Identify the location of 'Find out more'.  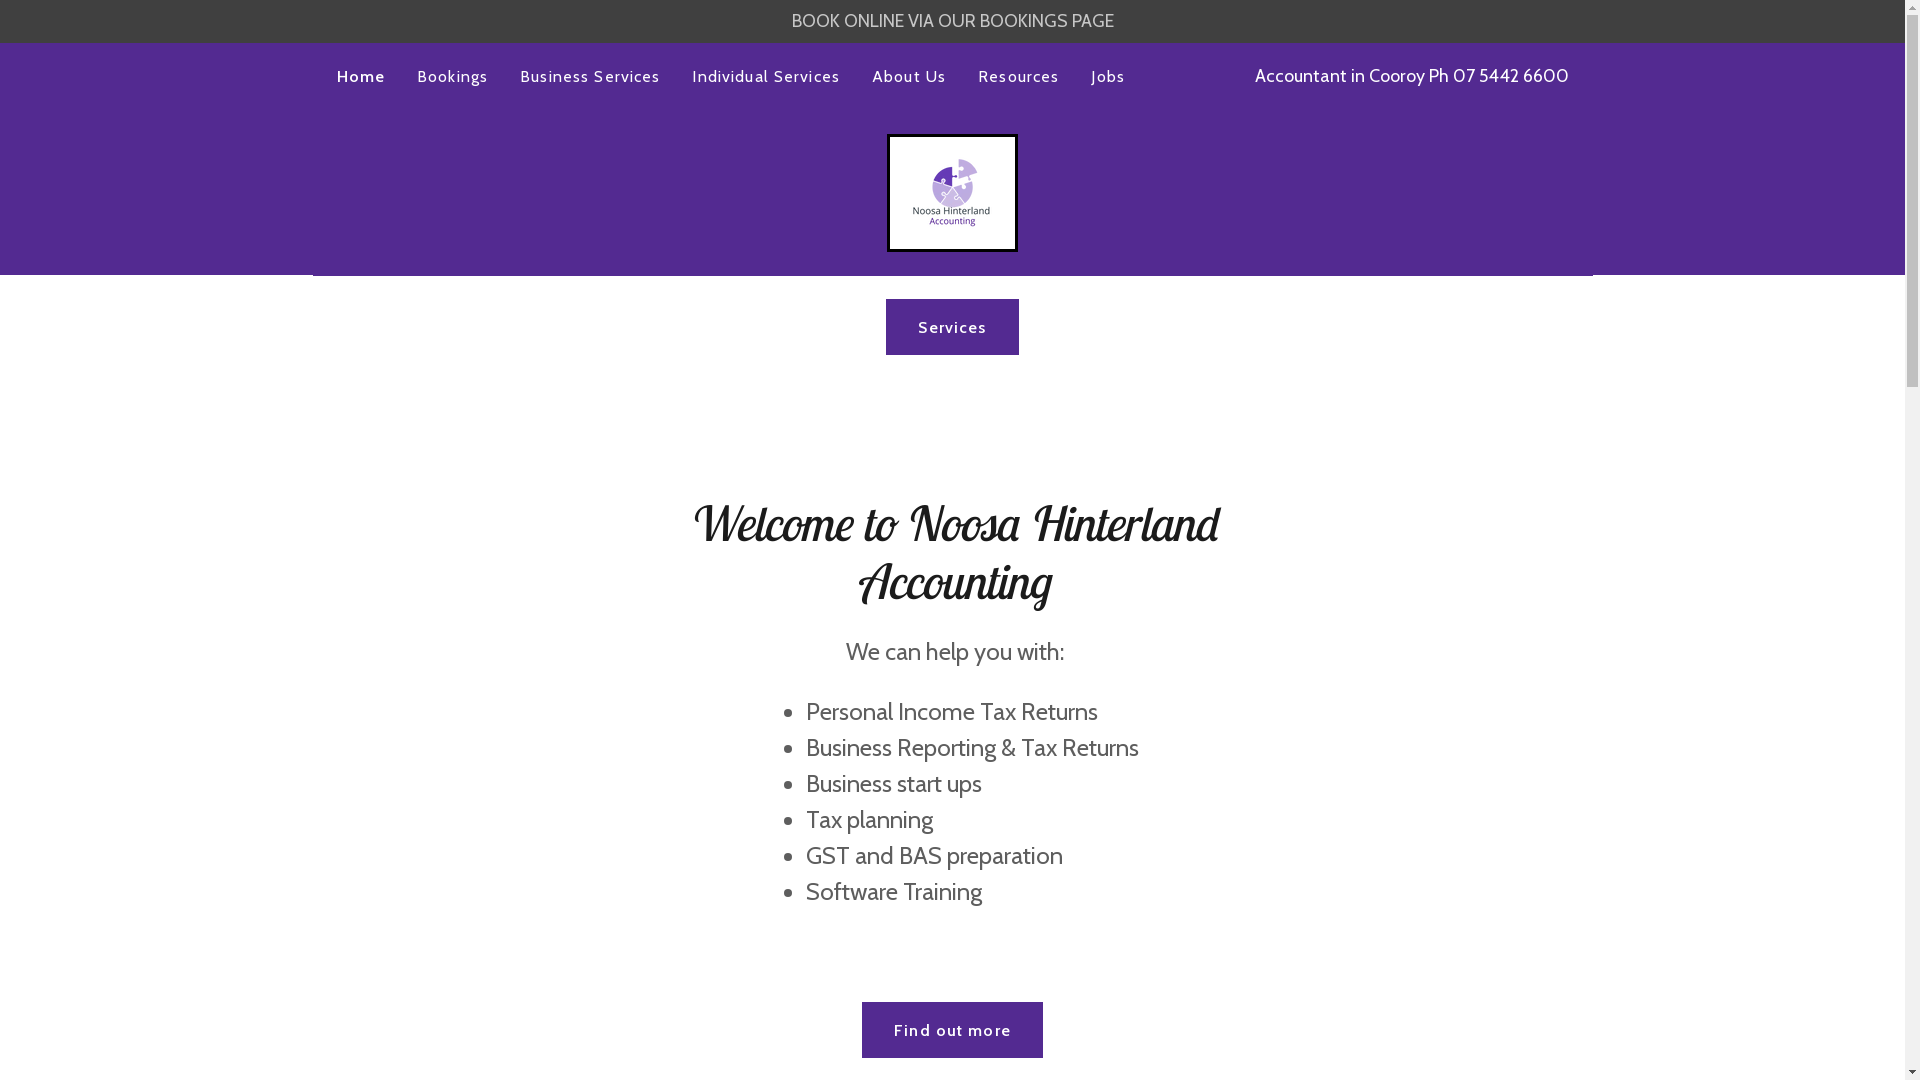
(951, 1029).